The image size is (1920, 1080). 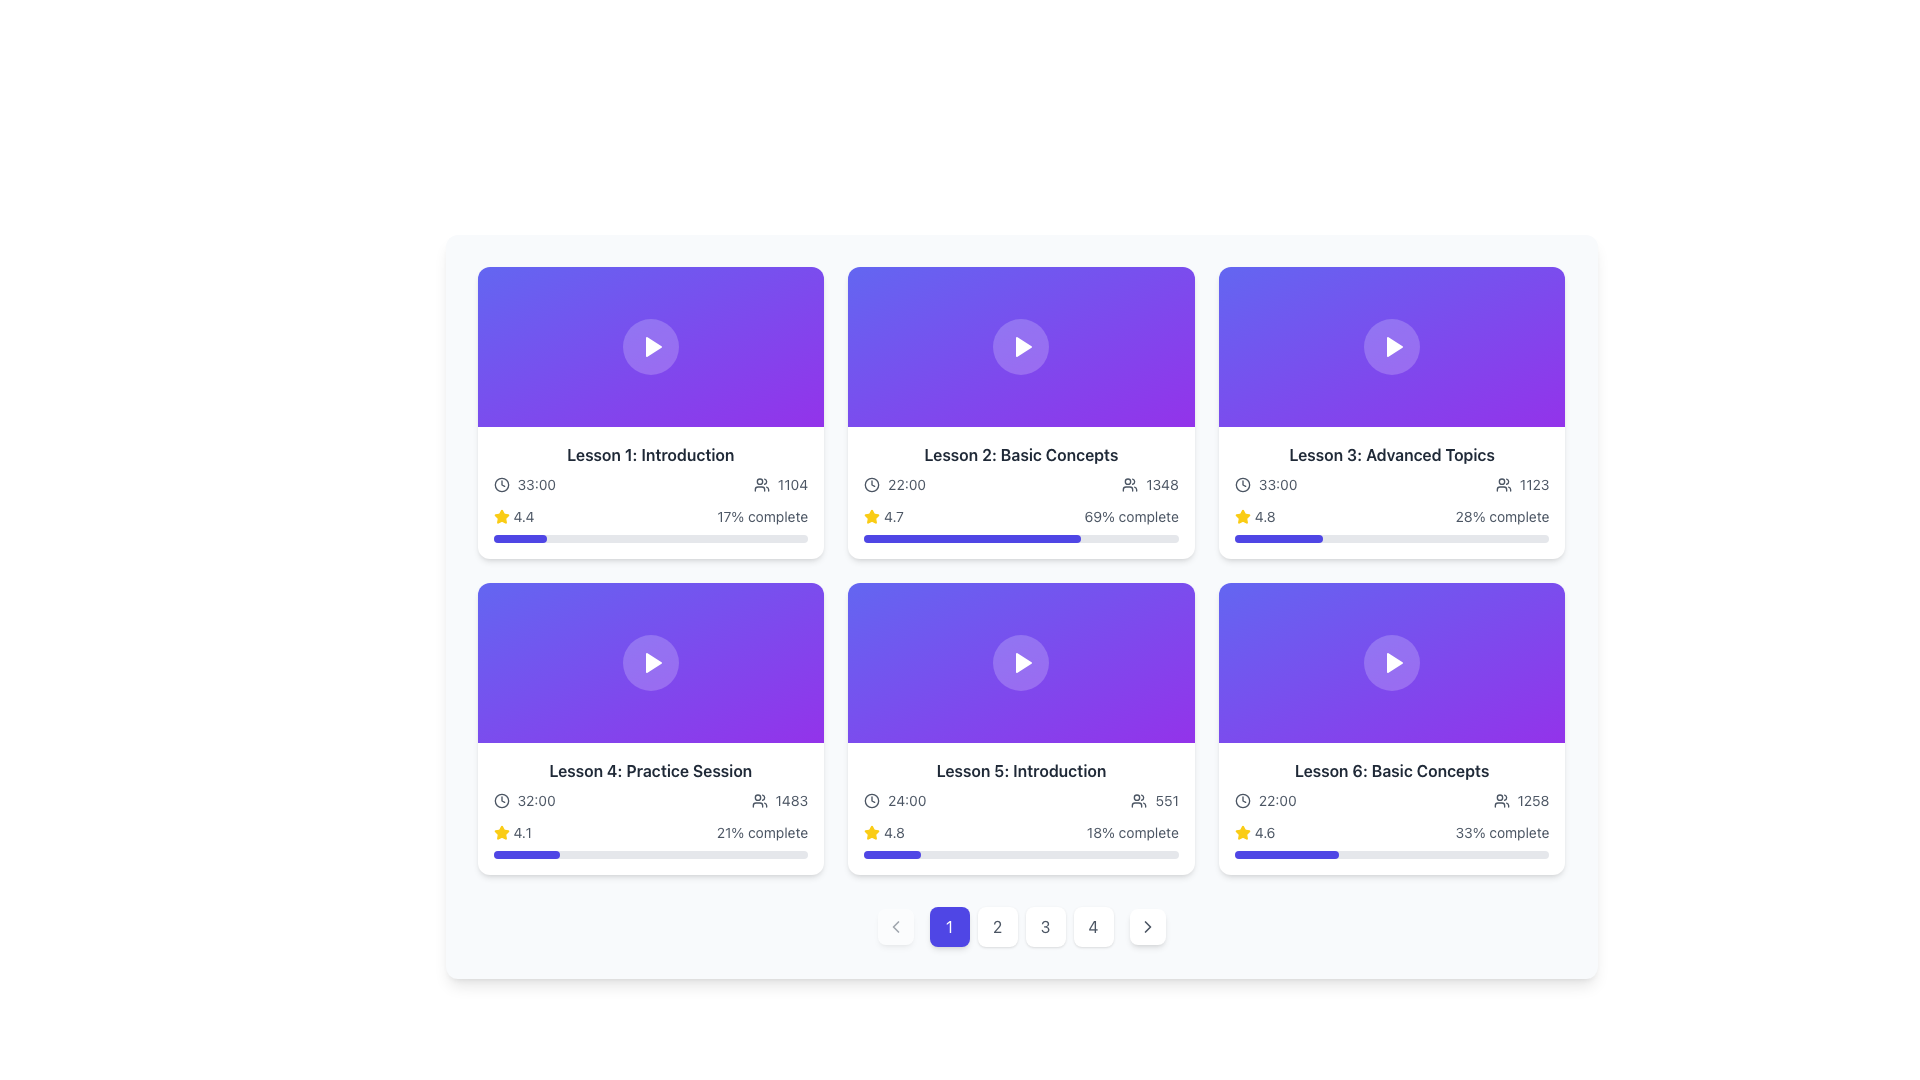 I want to click on the numeric rating text label located at the bottom left corner of the card layout for 'Lesson 4: Practice Session', so click(x=522, y=833).